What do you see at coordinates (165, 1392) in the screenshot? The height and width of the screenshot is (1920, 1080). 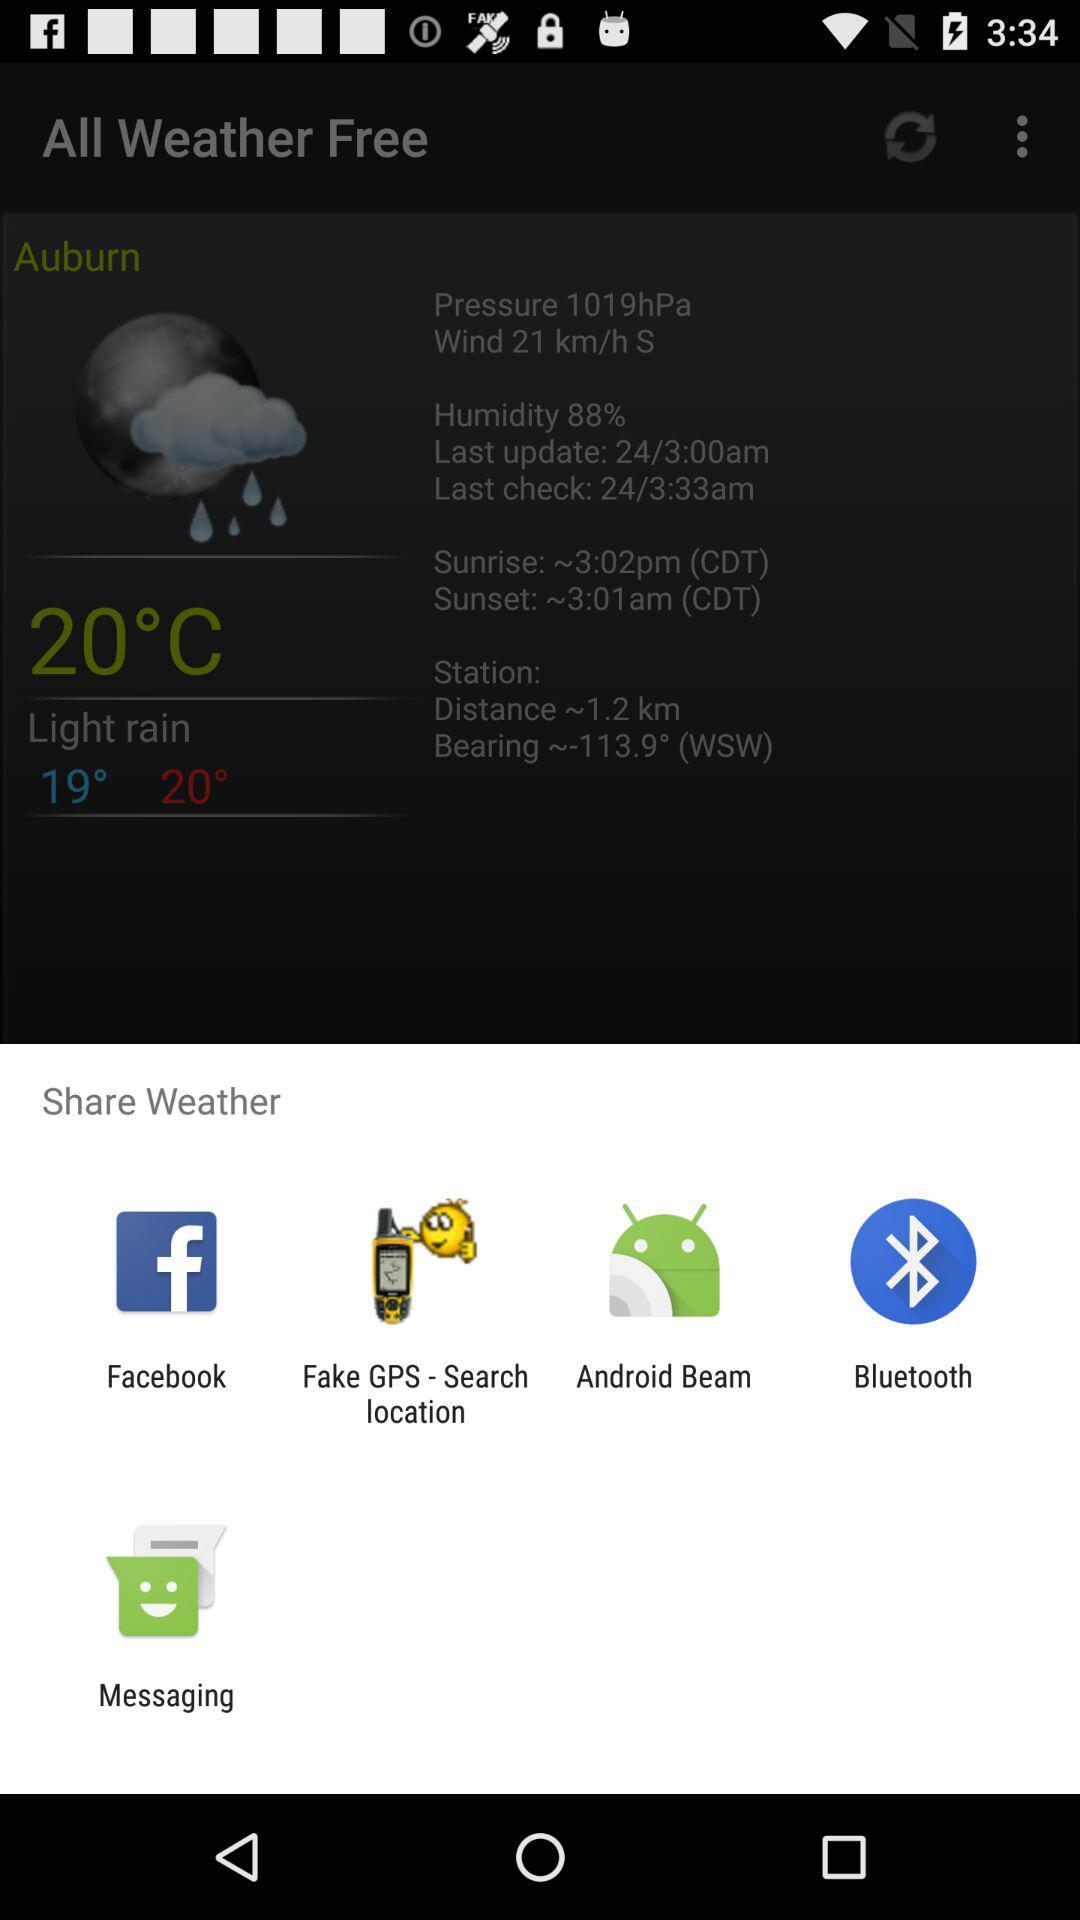 I see `facebook` at bounding box center [165, 1392].